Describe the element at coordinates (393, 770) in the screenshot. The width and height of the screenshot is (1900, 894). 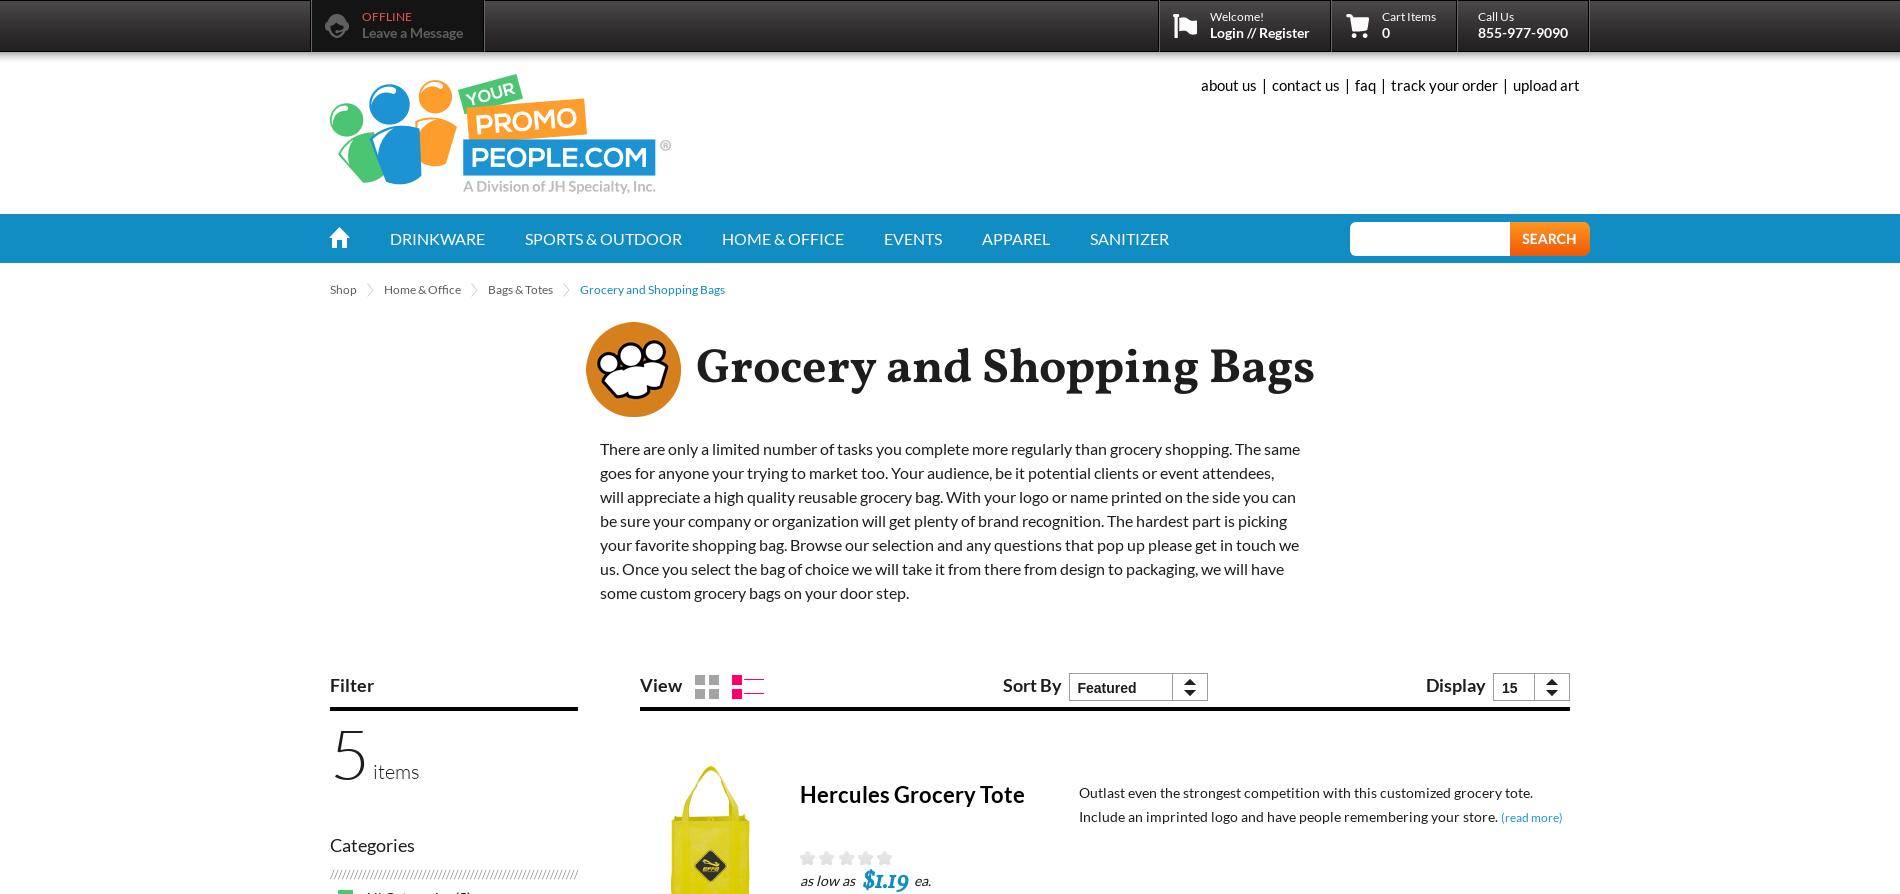
I see `'items'` at that location.